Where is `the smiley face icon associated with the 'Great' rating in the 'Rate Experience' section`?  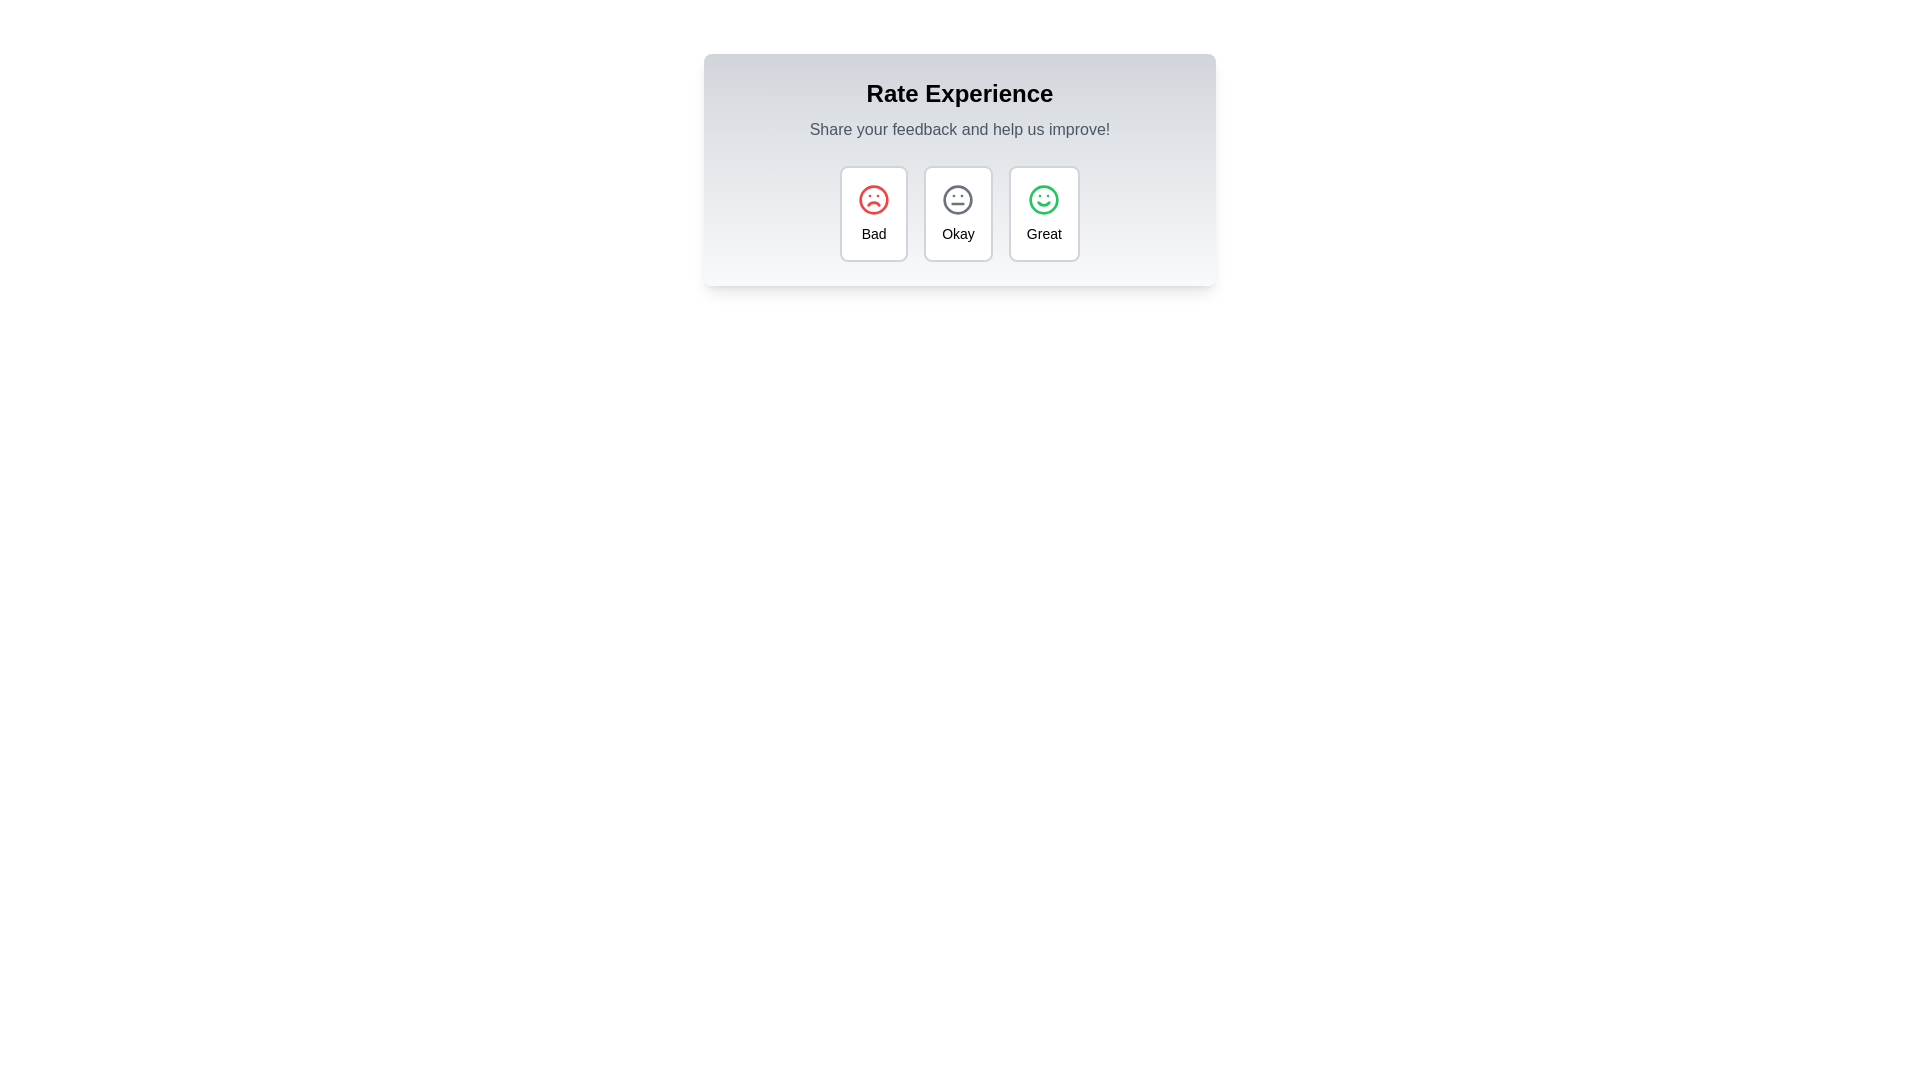 the smiley face icon associated with the 'Great' rating in the 'Rate Experience' section is located at coordinates (1043, 200).